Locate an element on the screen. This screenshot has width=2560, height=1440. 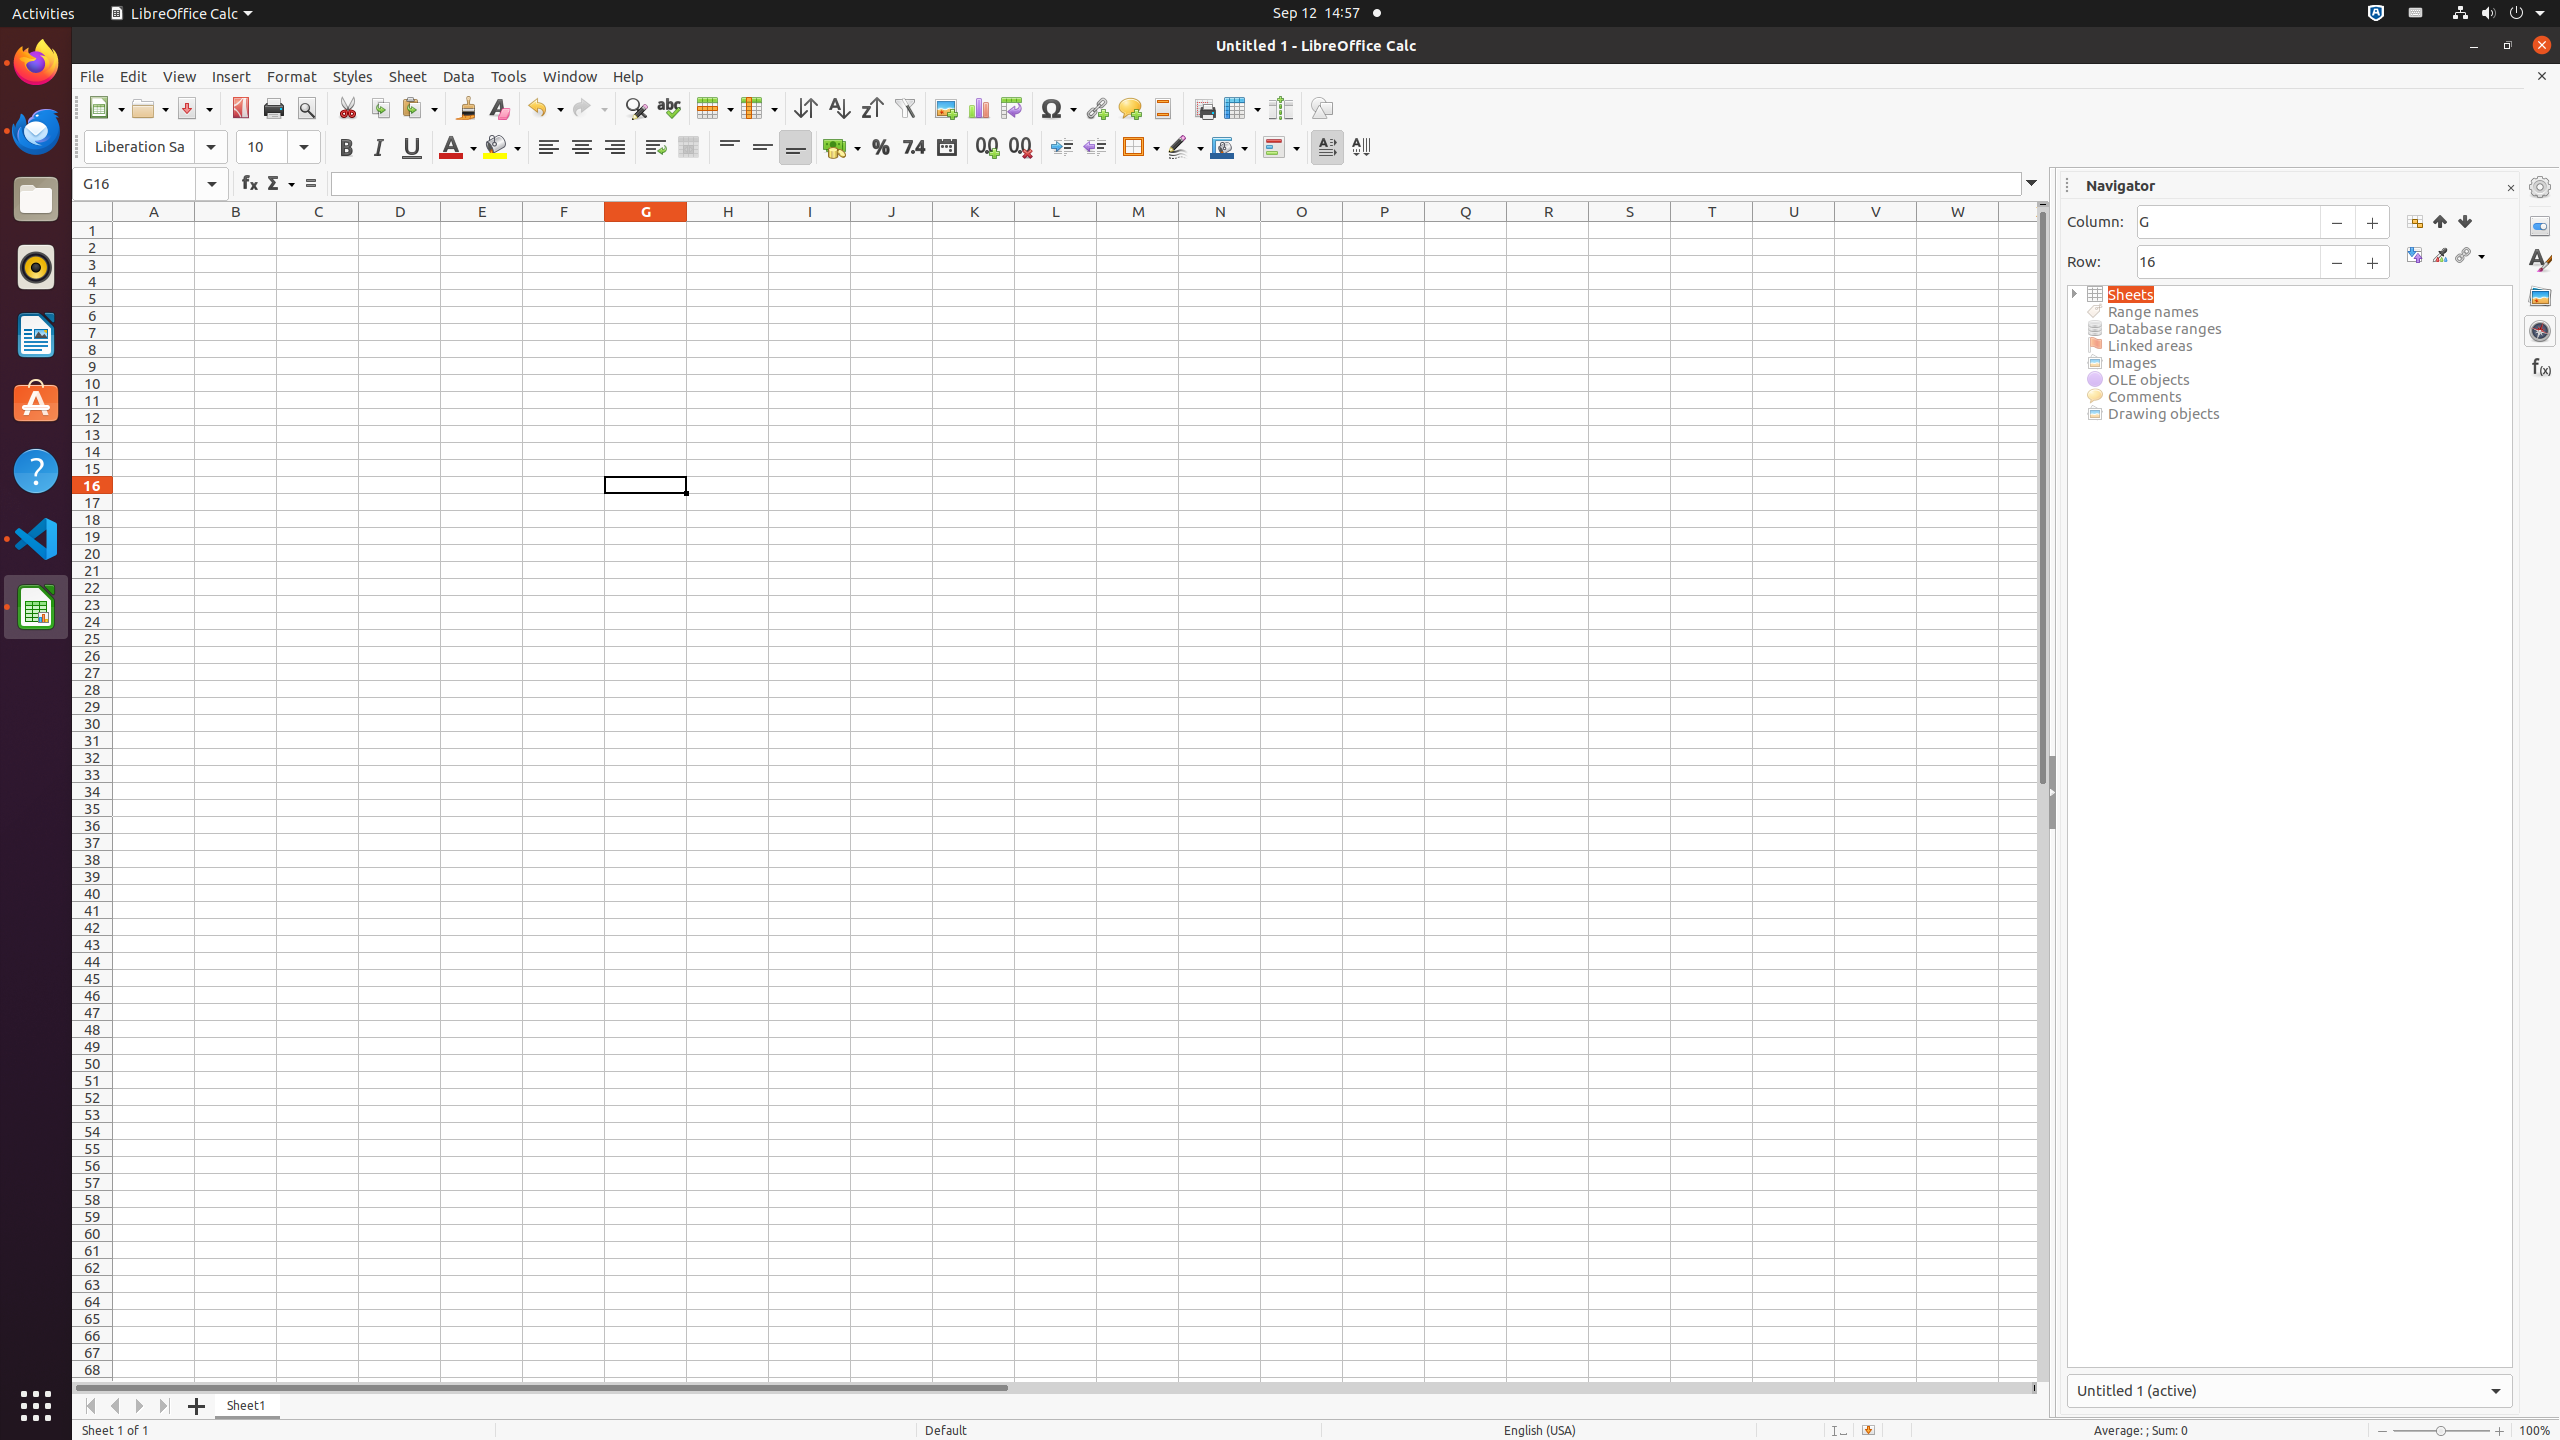
'Spelling' is located at coordinates (668, 107).